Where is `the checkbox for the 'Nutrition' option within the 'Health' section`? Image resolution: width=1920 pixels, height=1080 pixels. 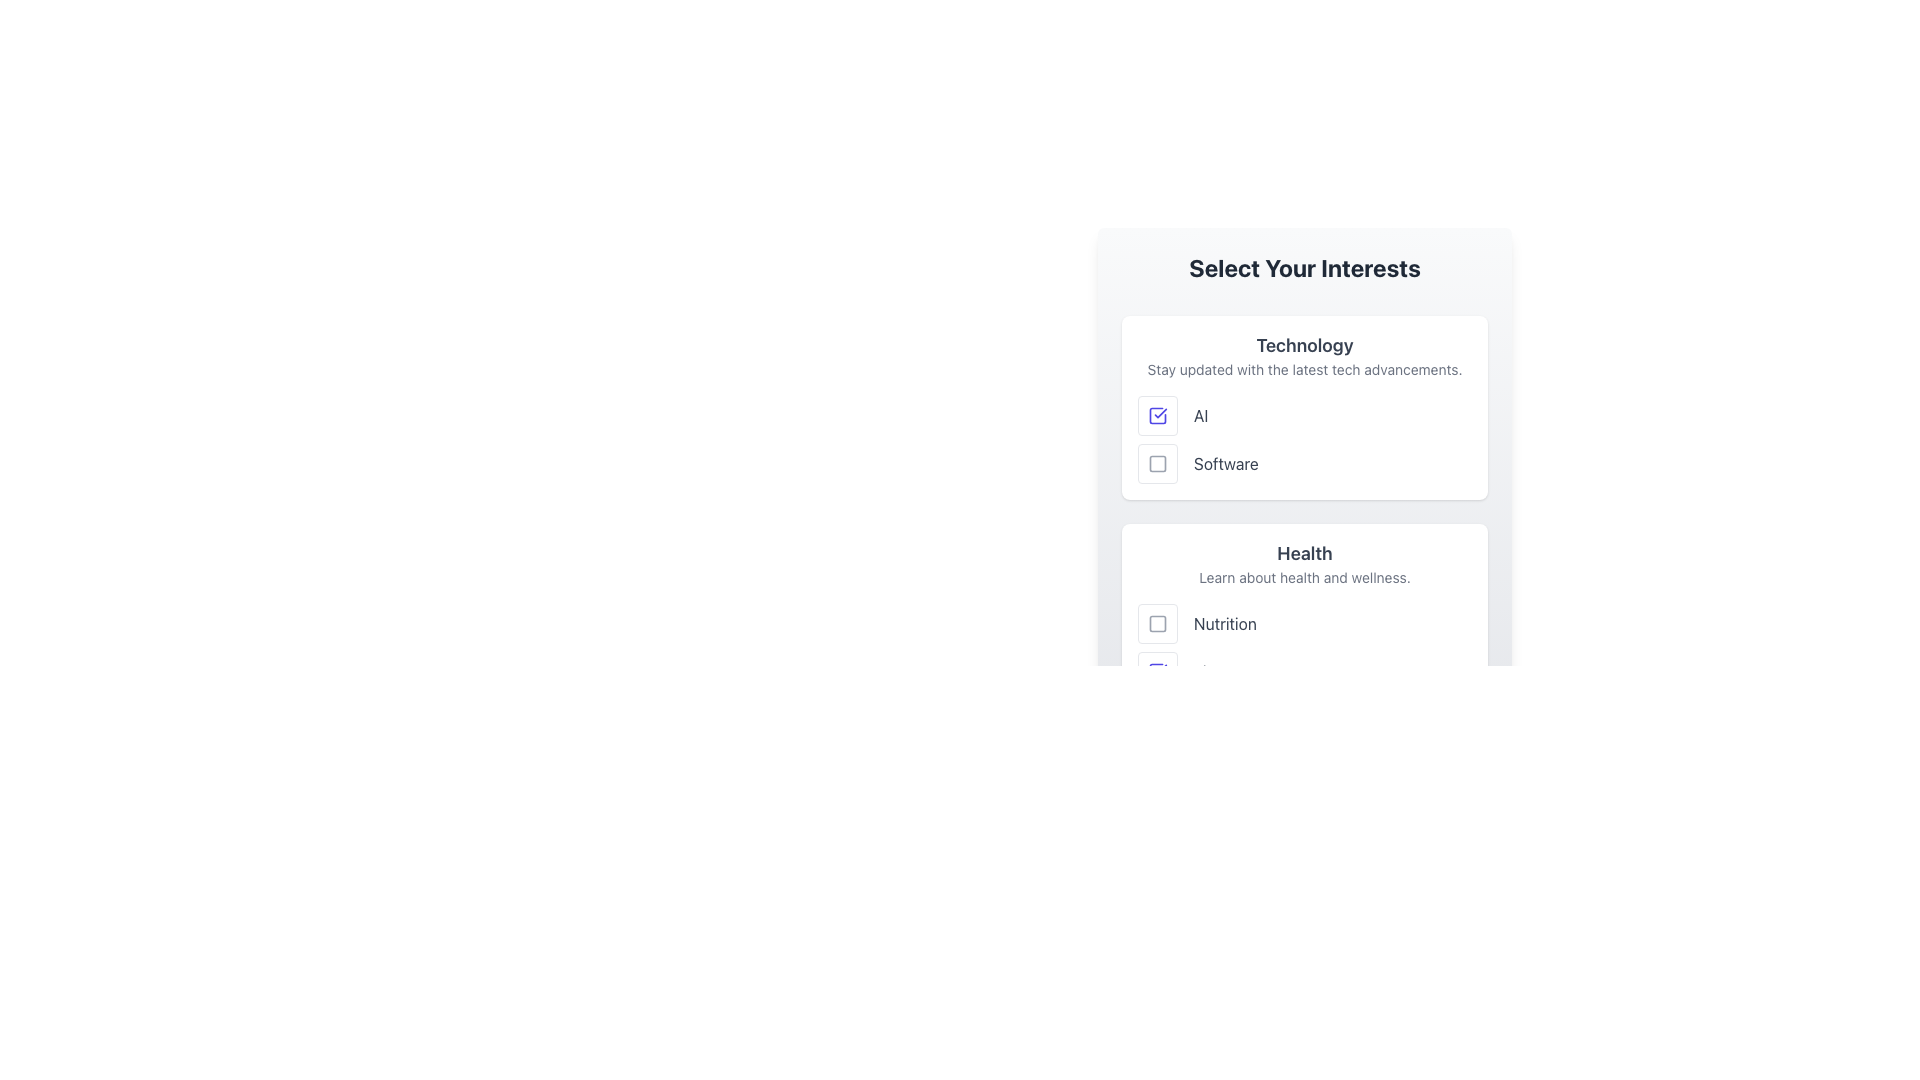
the checkbox for the 'Nutrition' option within the 'Health' section is located at coordinates (1157, 623).